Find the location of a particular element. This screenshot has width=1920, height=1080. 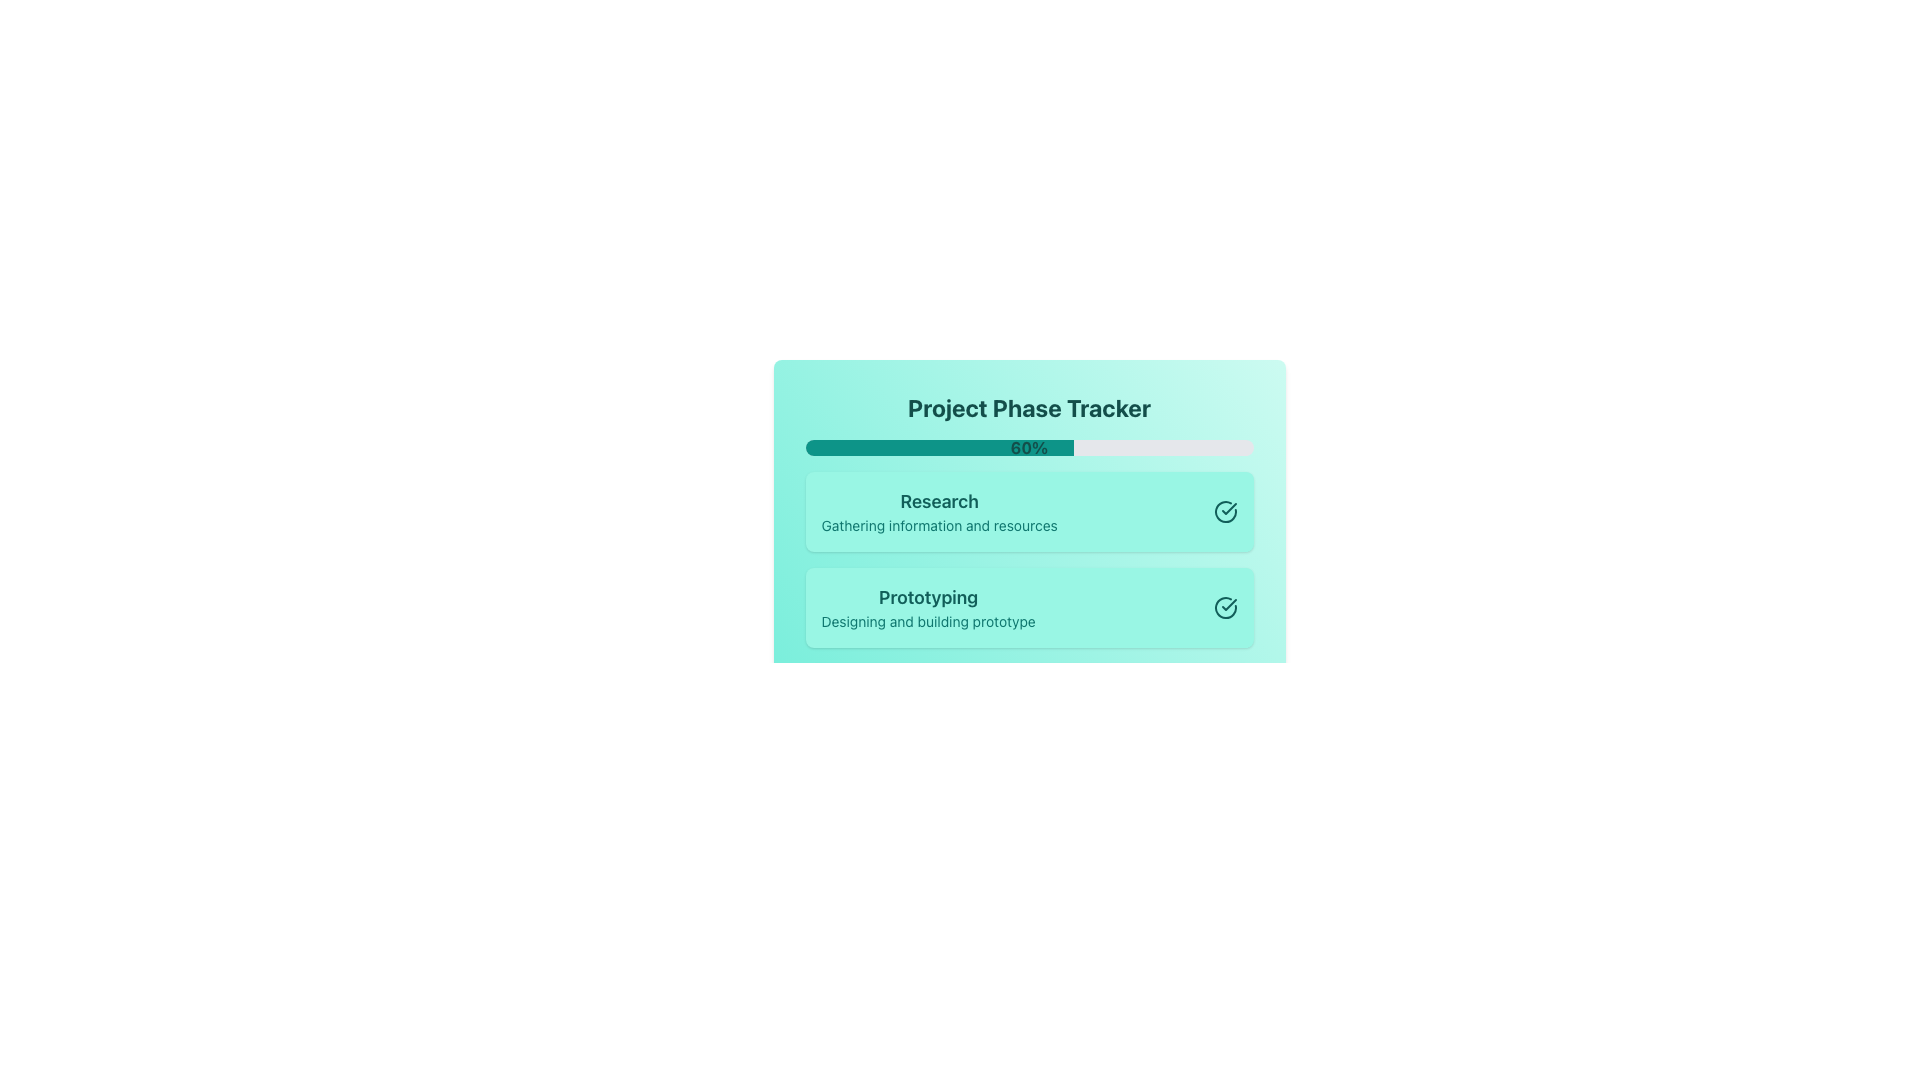

the circular teal checkmark icon indicating completion, located on the far right side of the 'Prototyping' section within the 'Project Phase Tracker' card is located at coordinates (1224, 607).